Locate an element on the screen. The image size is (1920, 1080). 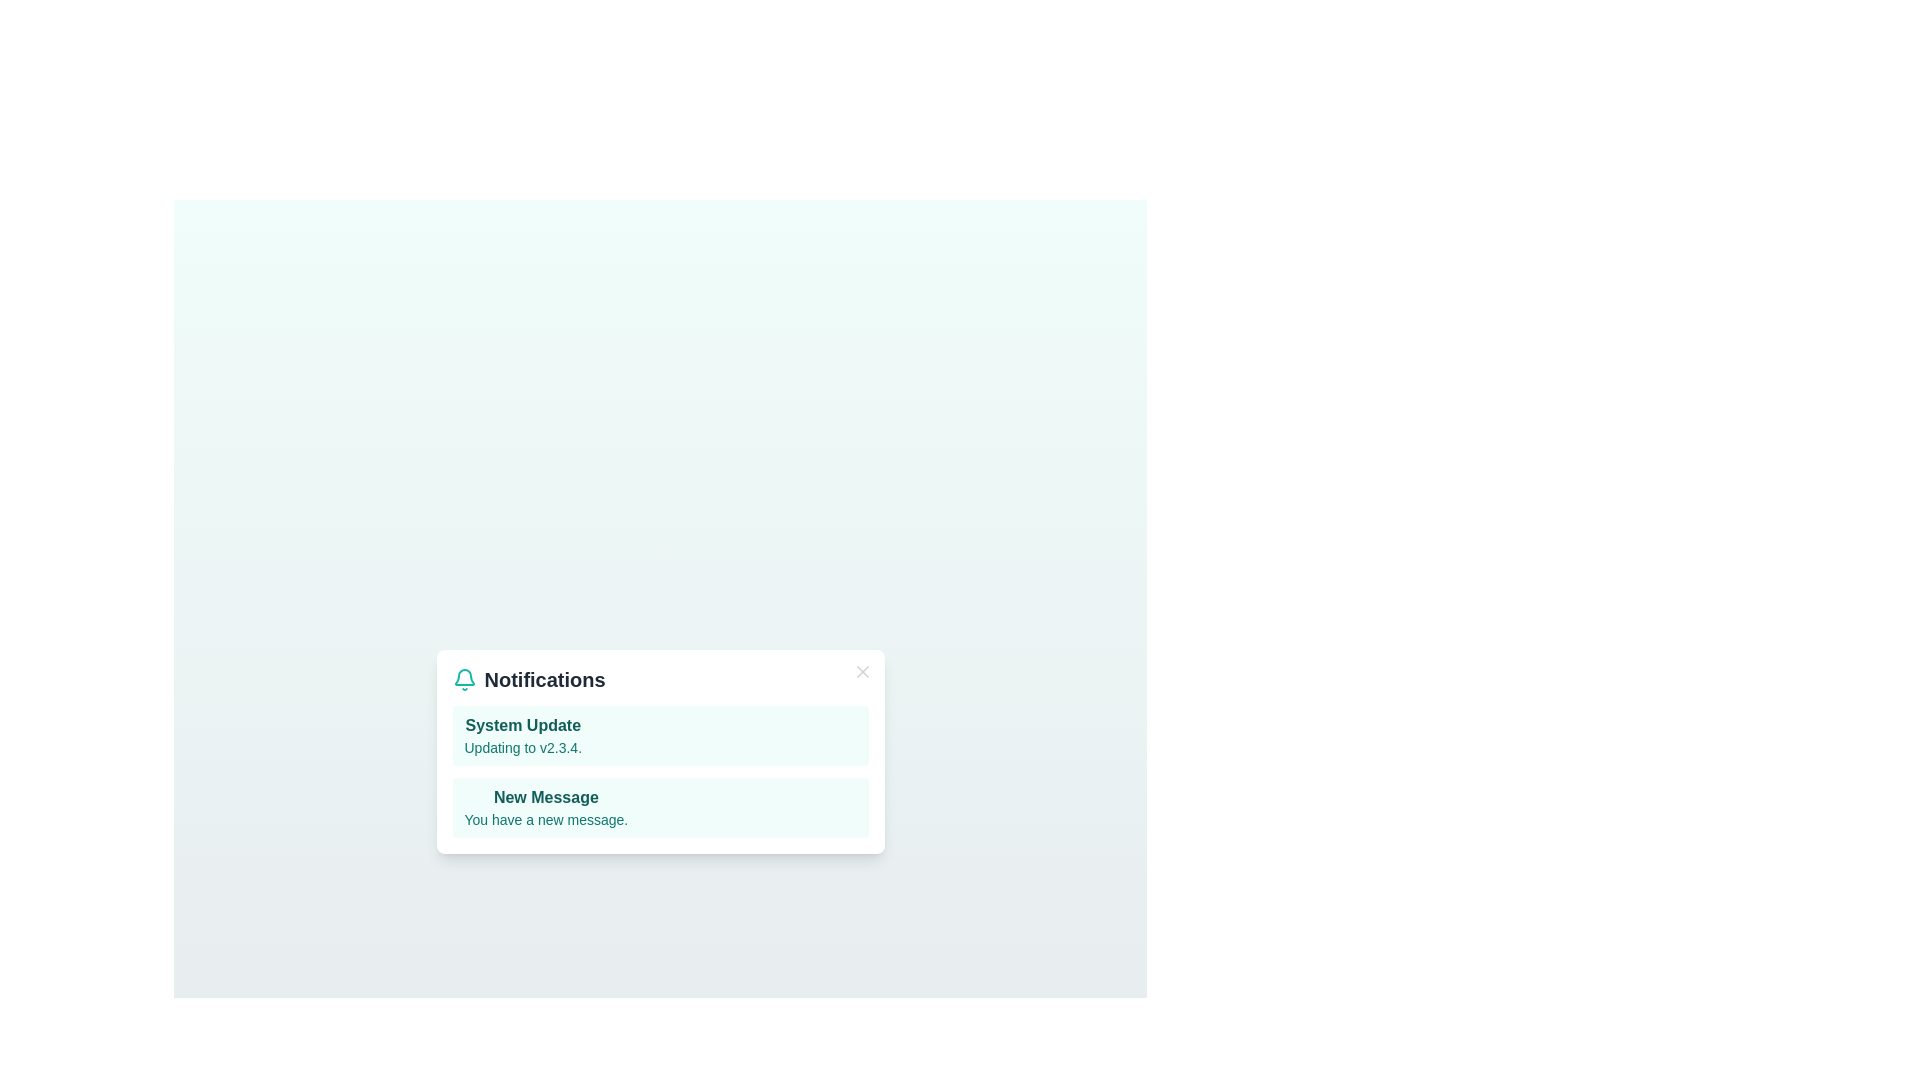
the notification hub icon to interact with it is located at coordinates (463, 678).